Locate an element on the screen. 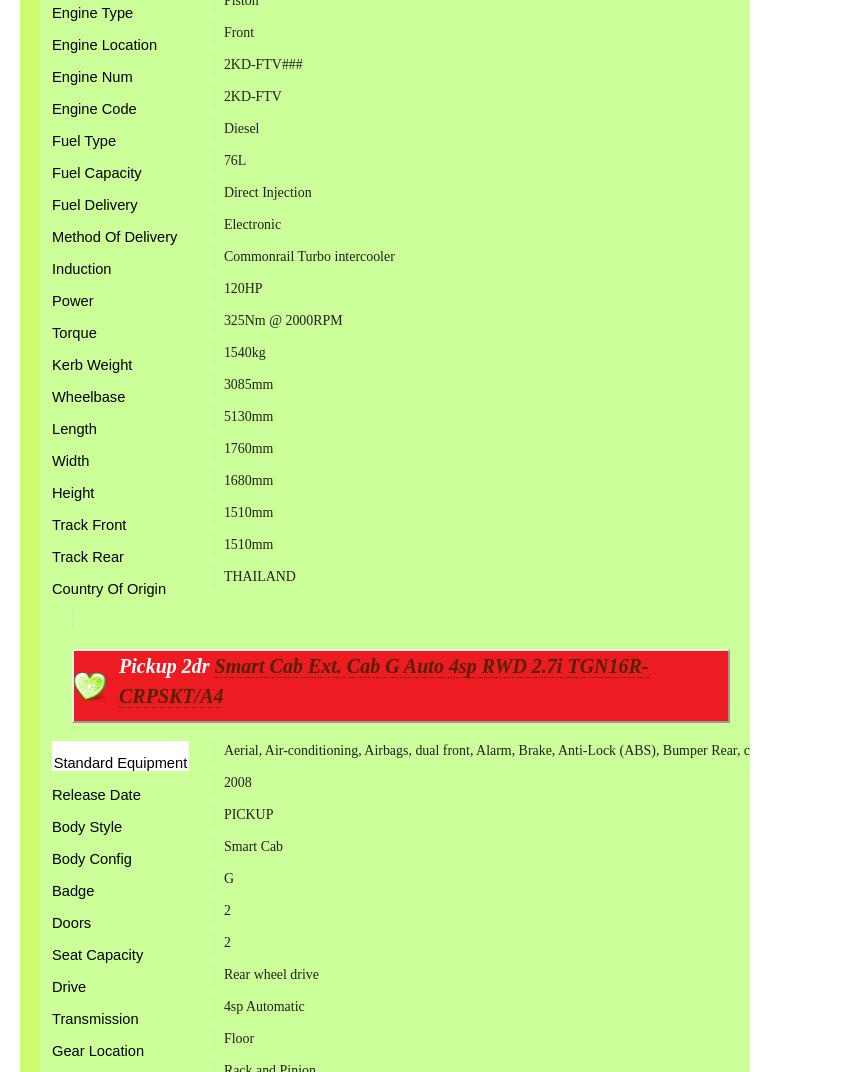 This screenshot has width=845, height=1072. 'PICKUP' is located at coordinates (247, 813).